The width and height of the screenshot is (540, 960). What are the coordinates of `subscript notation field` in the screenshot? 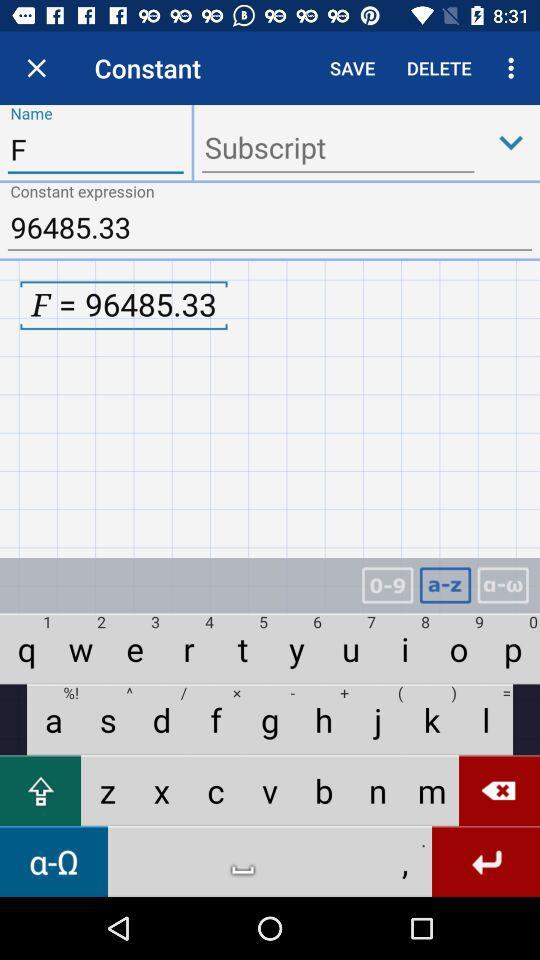 It's located at (337, 148).